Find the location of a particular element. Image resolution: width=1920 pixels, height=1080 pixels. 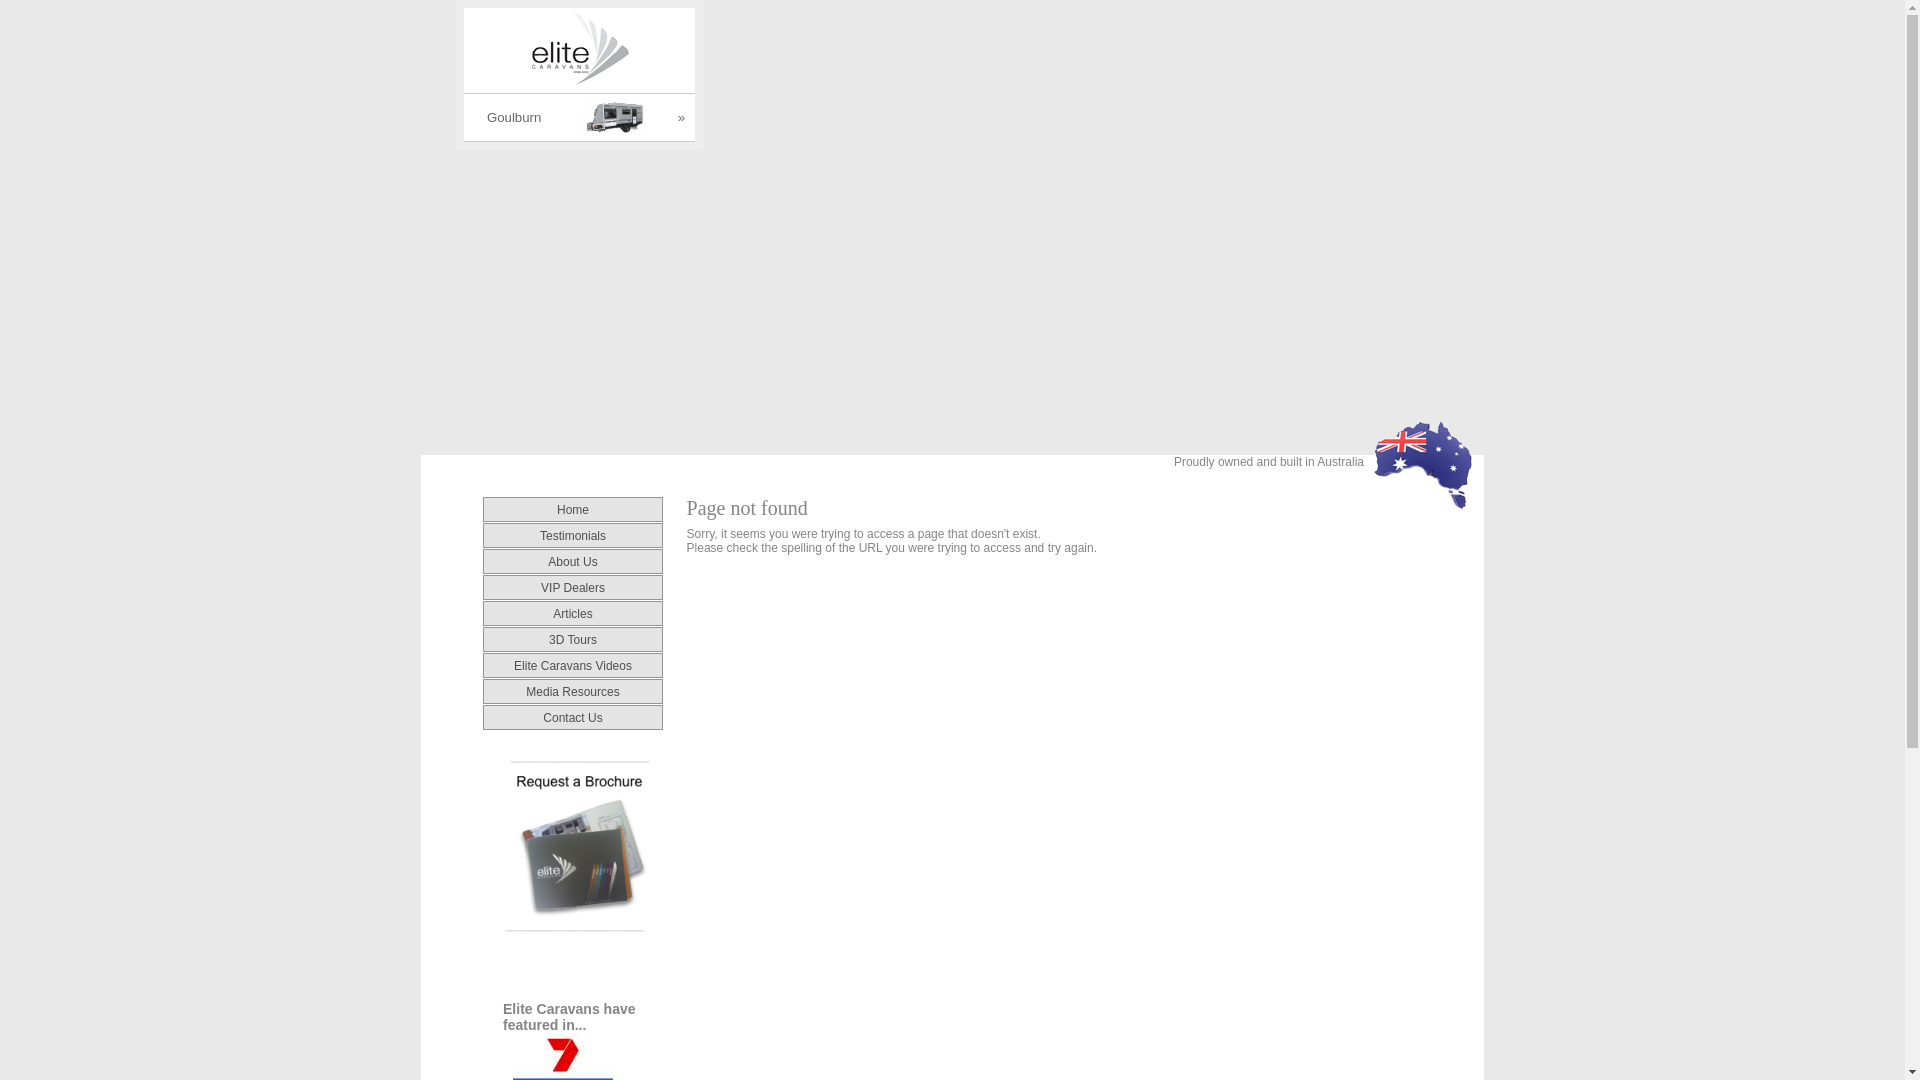

'VIP Dealers' is located at coordinates (571, 585).